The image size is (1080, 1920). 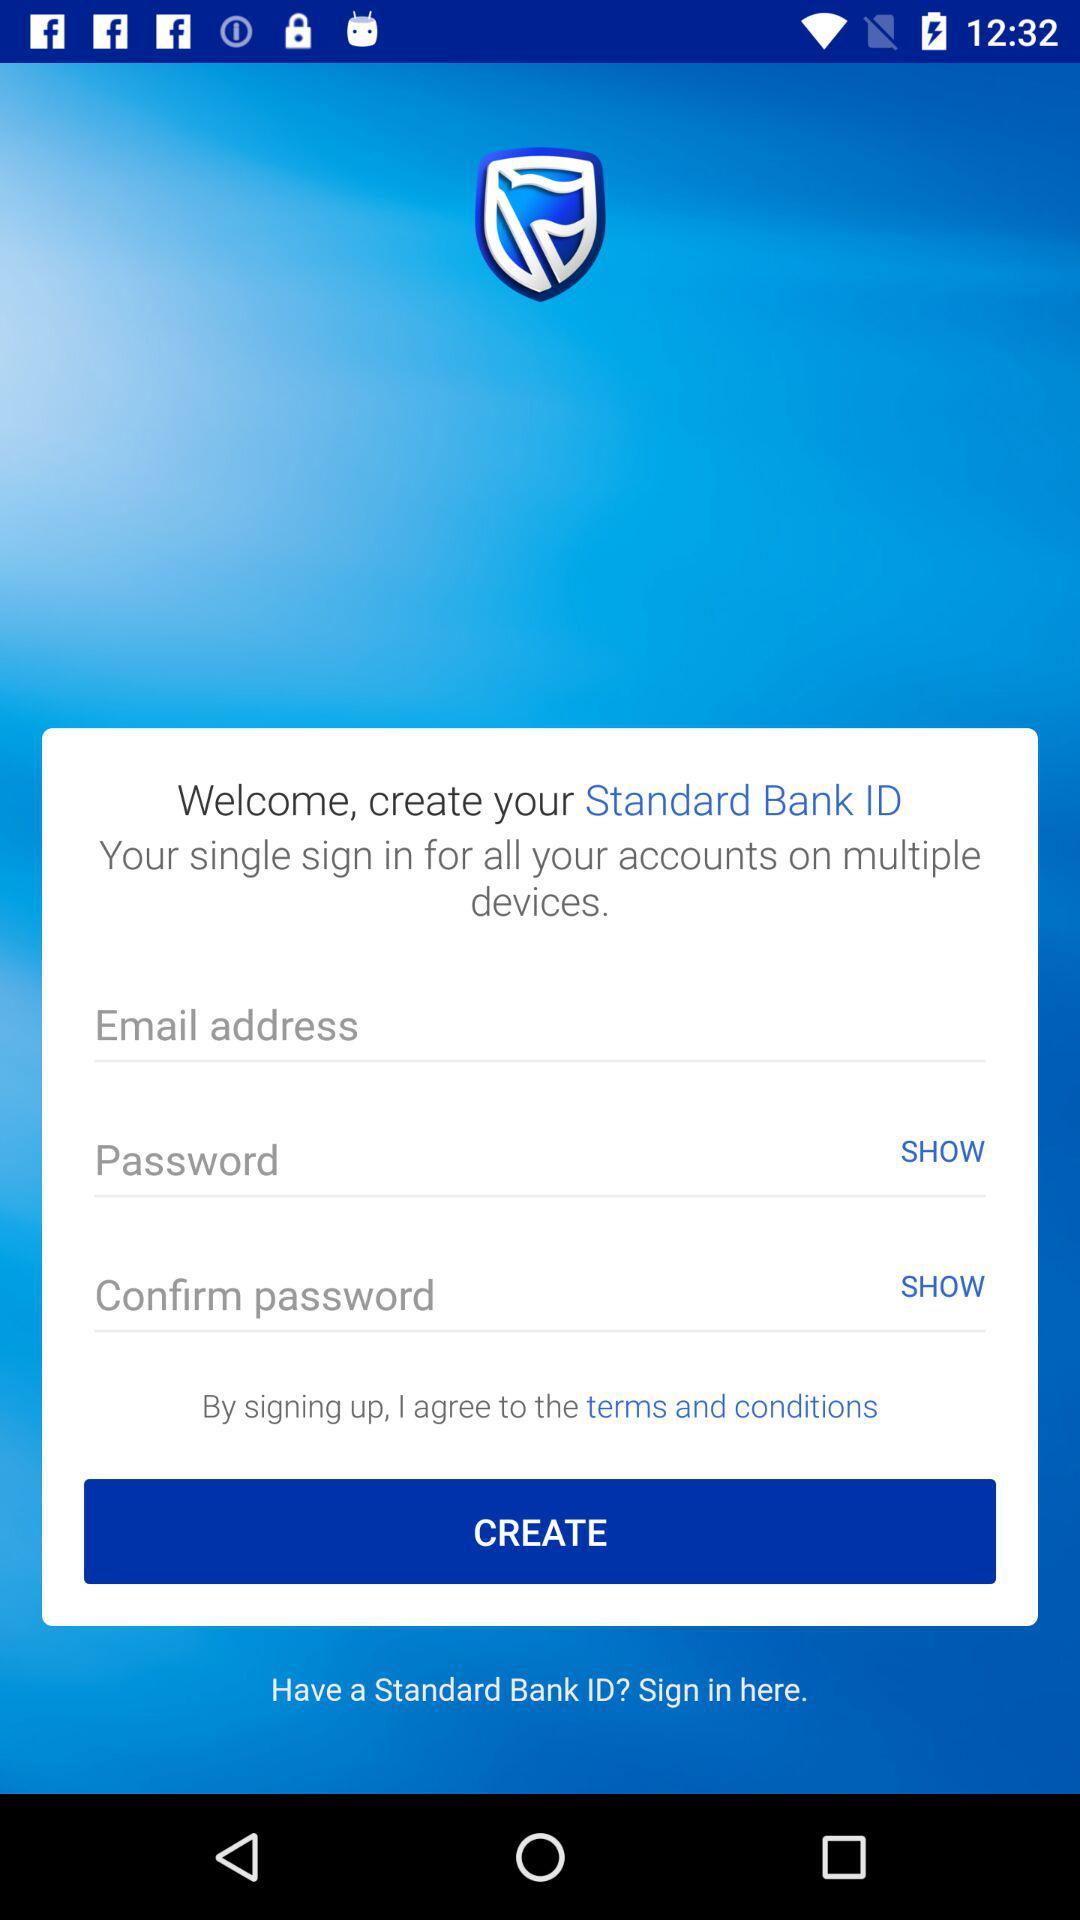 What do you see at coordinates (540, 1029) in the screenshot?
I see `email address` at bounding box center [540, 1029].